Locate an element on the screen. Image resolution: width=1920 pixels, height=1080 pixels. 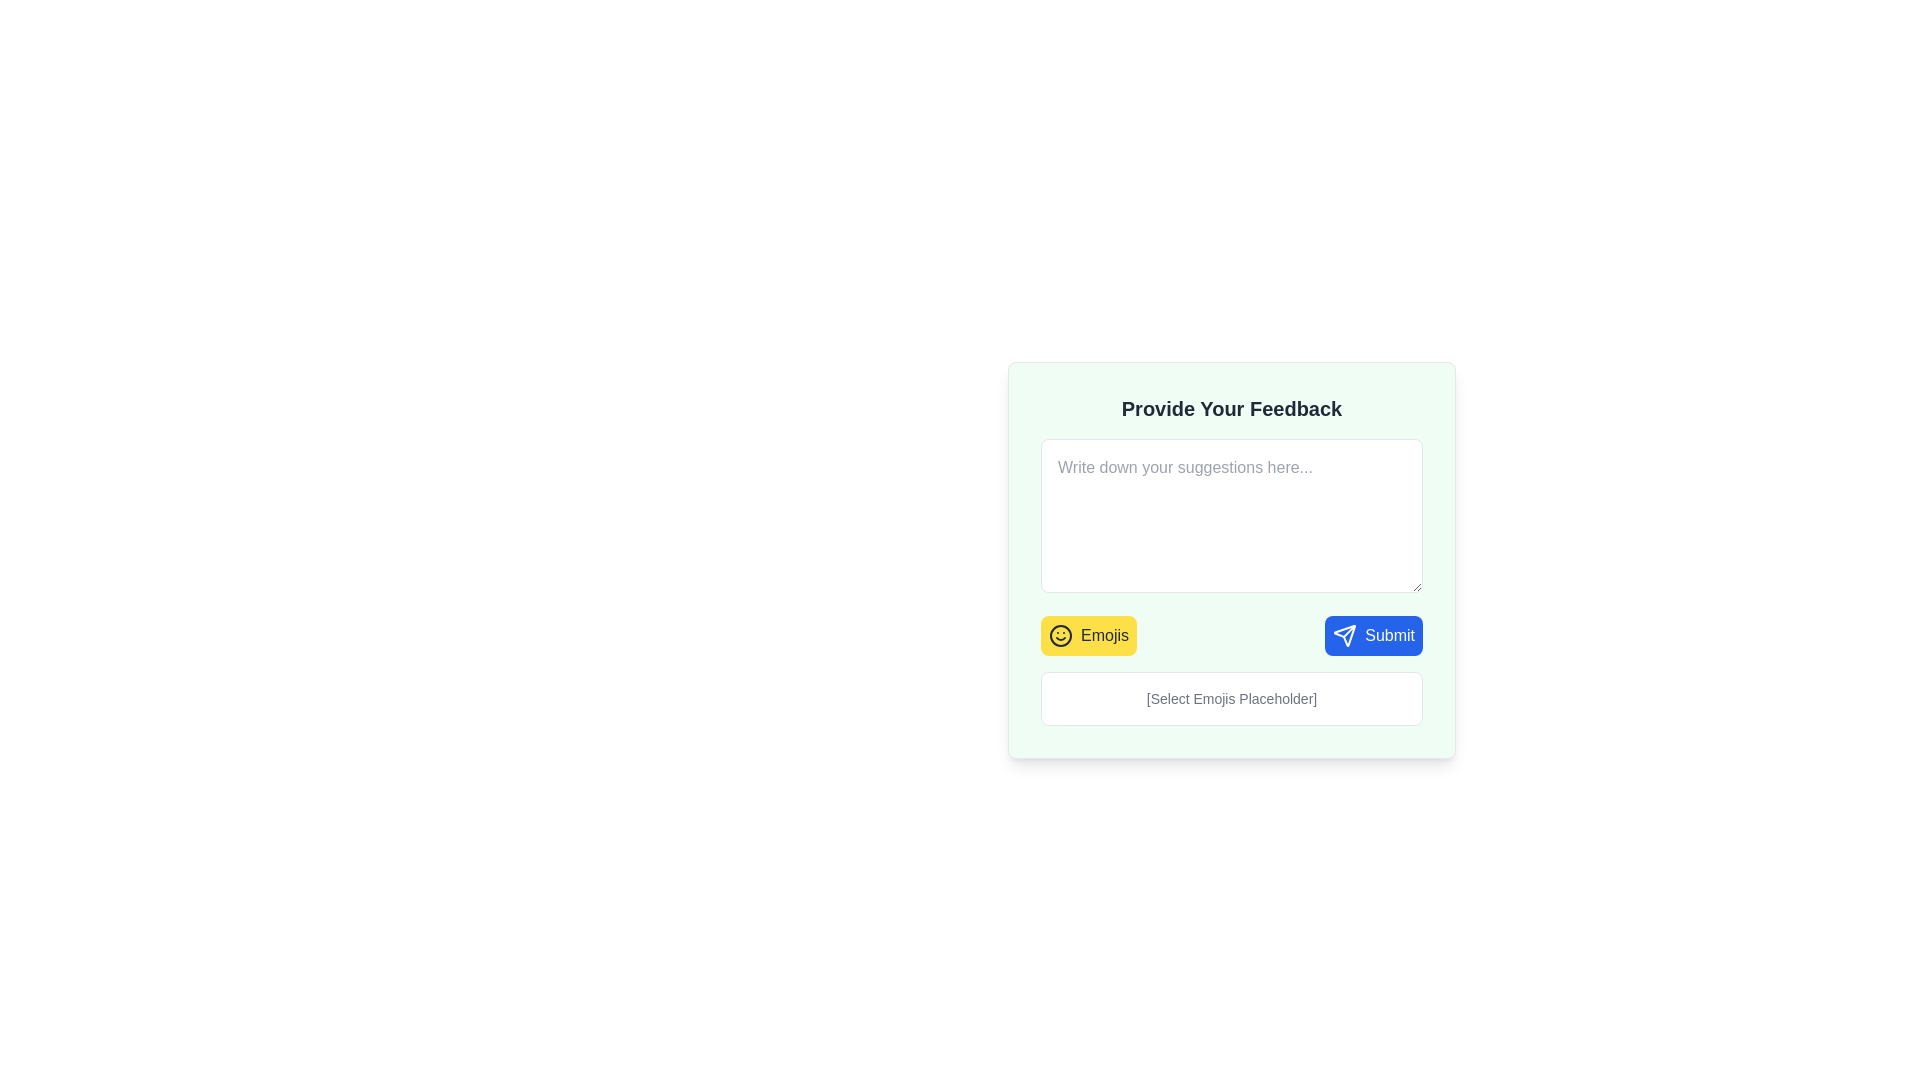
the 'Submit' button located at the bottom-right corner of the 'Provide Your Feedback' form is located at coordinates (1372, 636).